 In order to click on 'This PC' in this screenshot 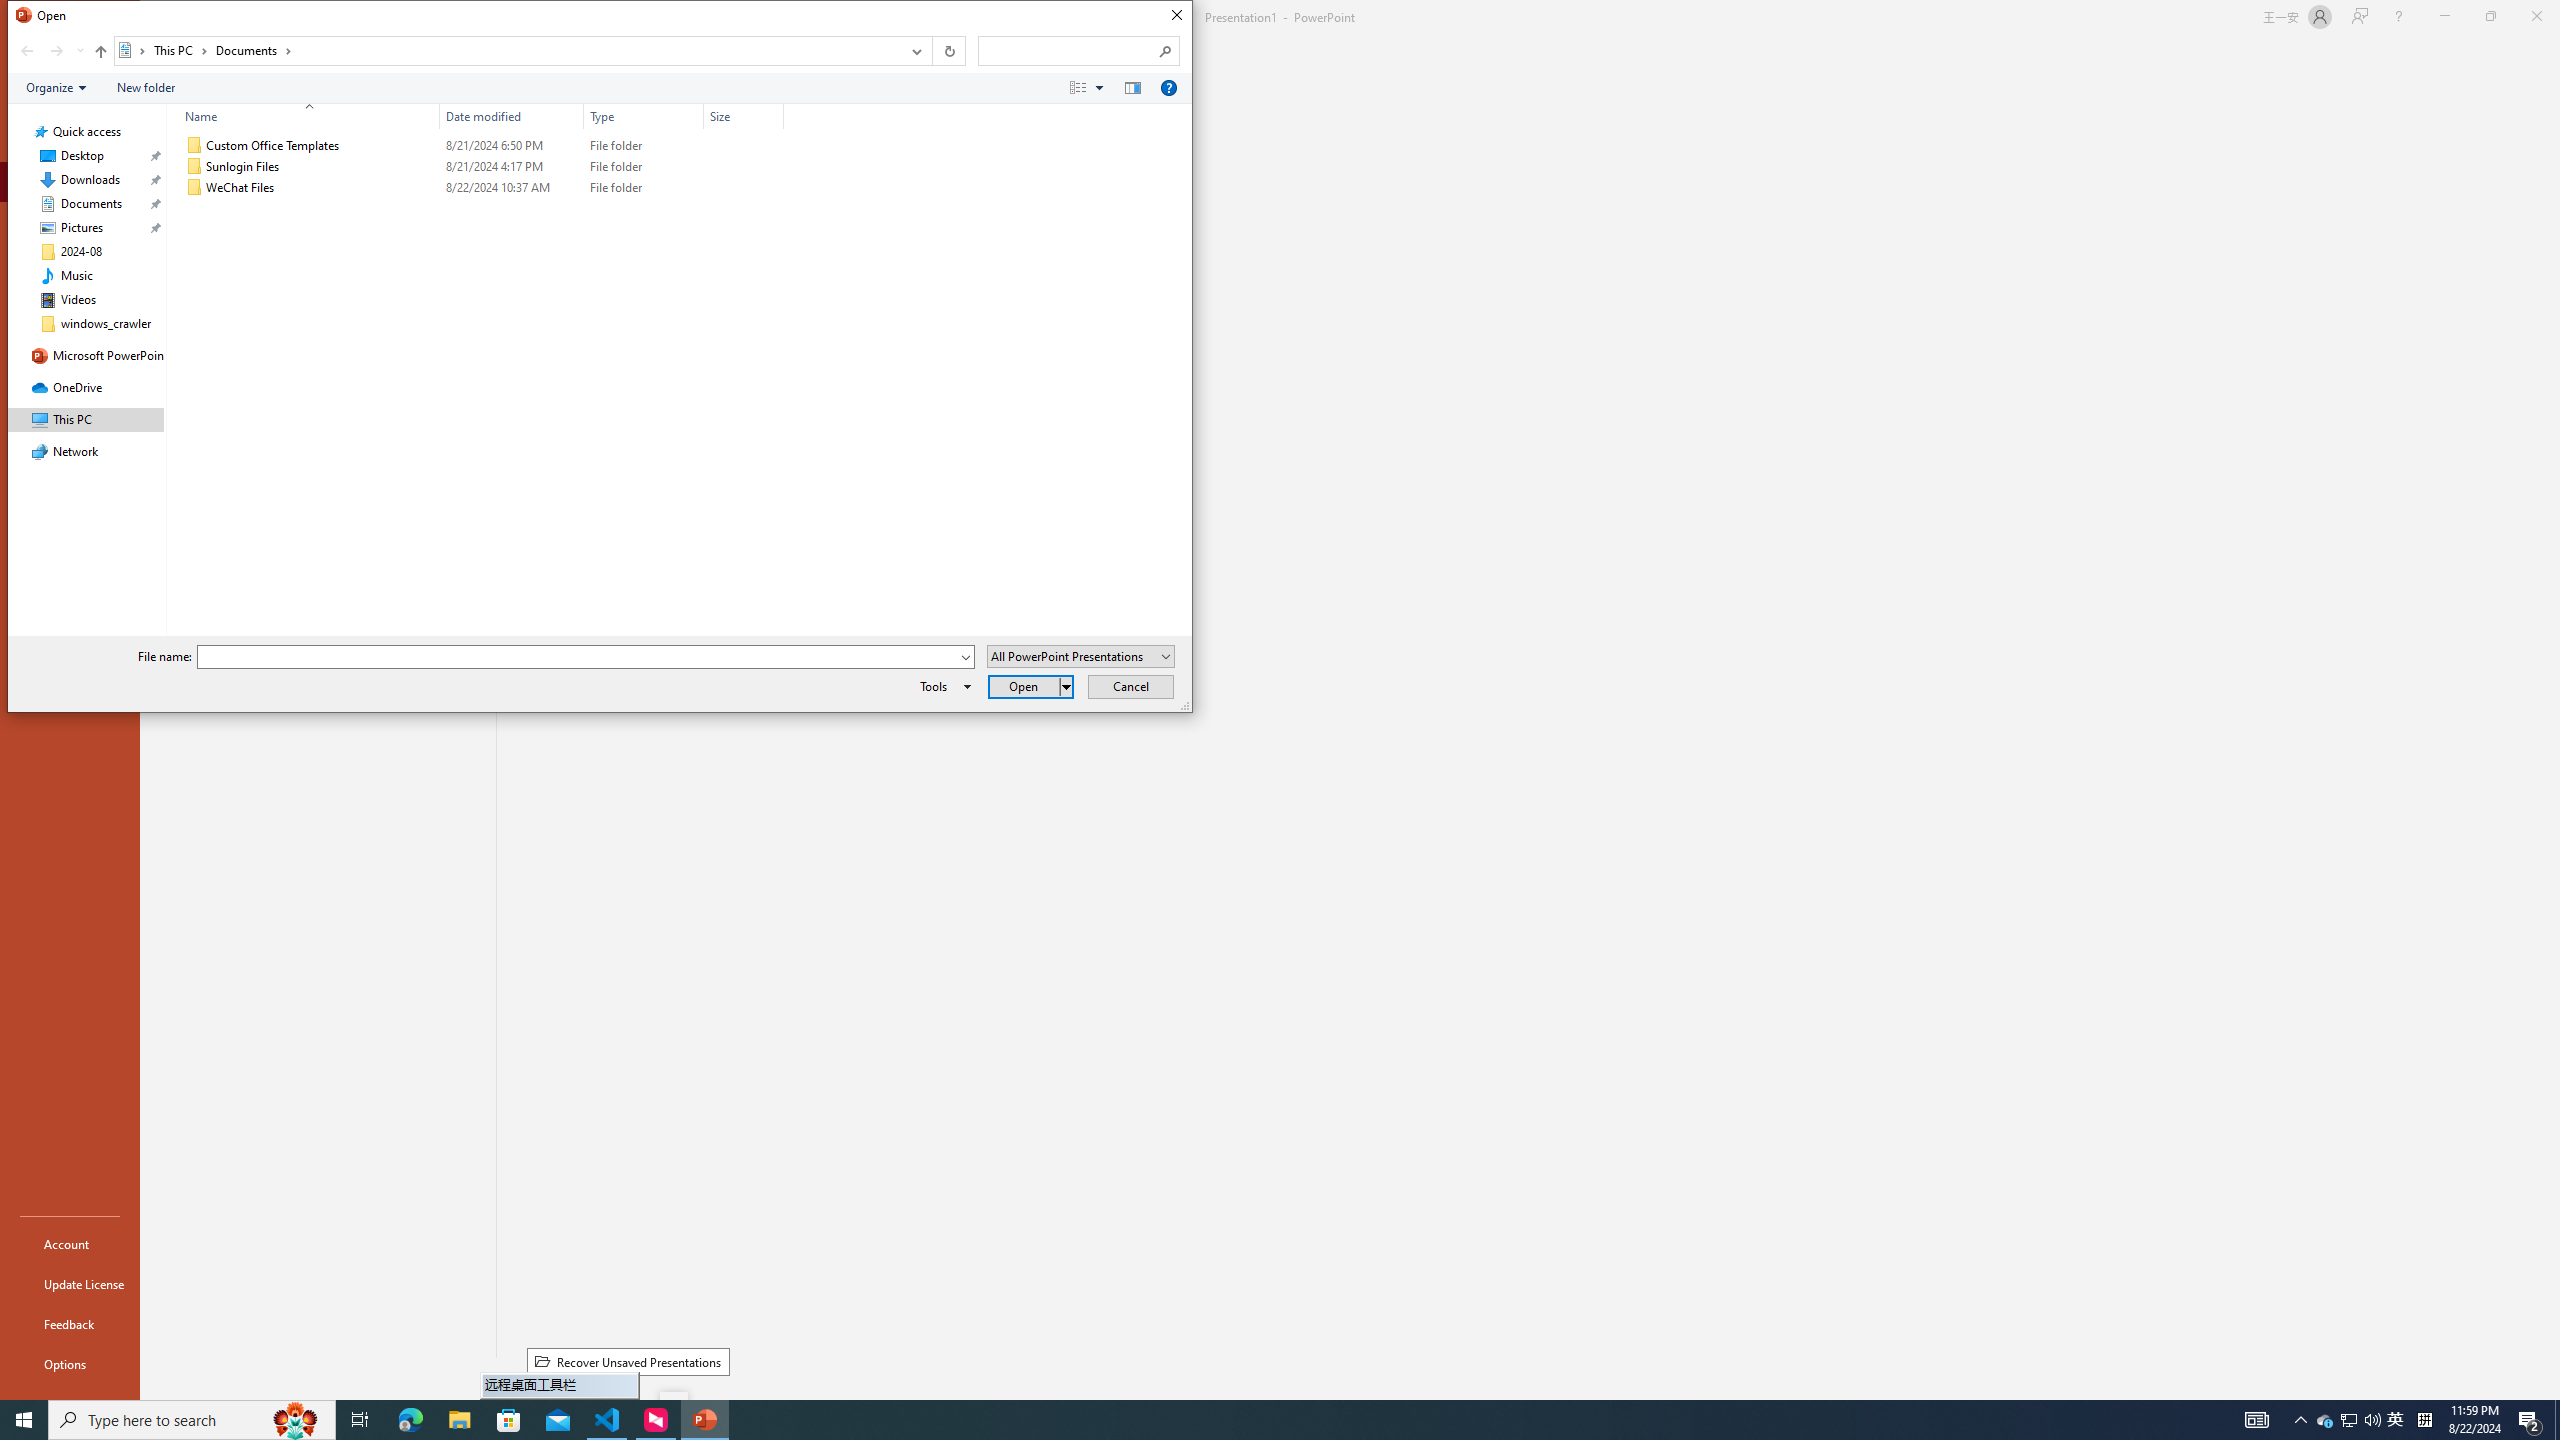, I will do `click(180, 49)`.